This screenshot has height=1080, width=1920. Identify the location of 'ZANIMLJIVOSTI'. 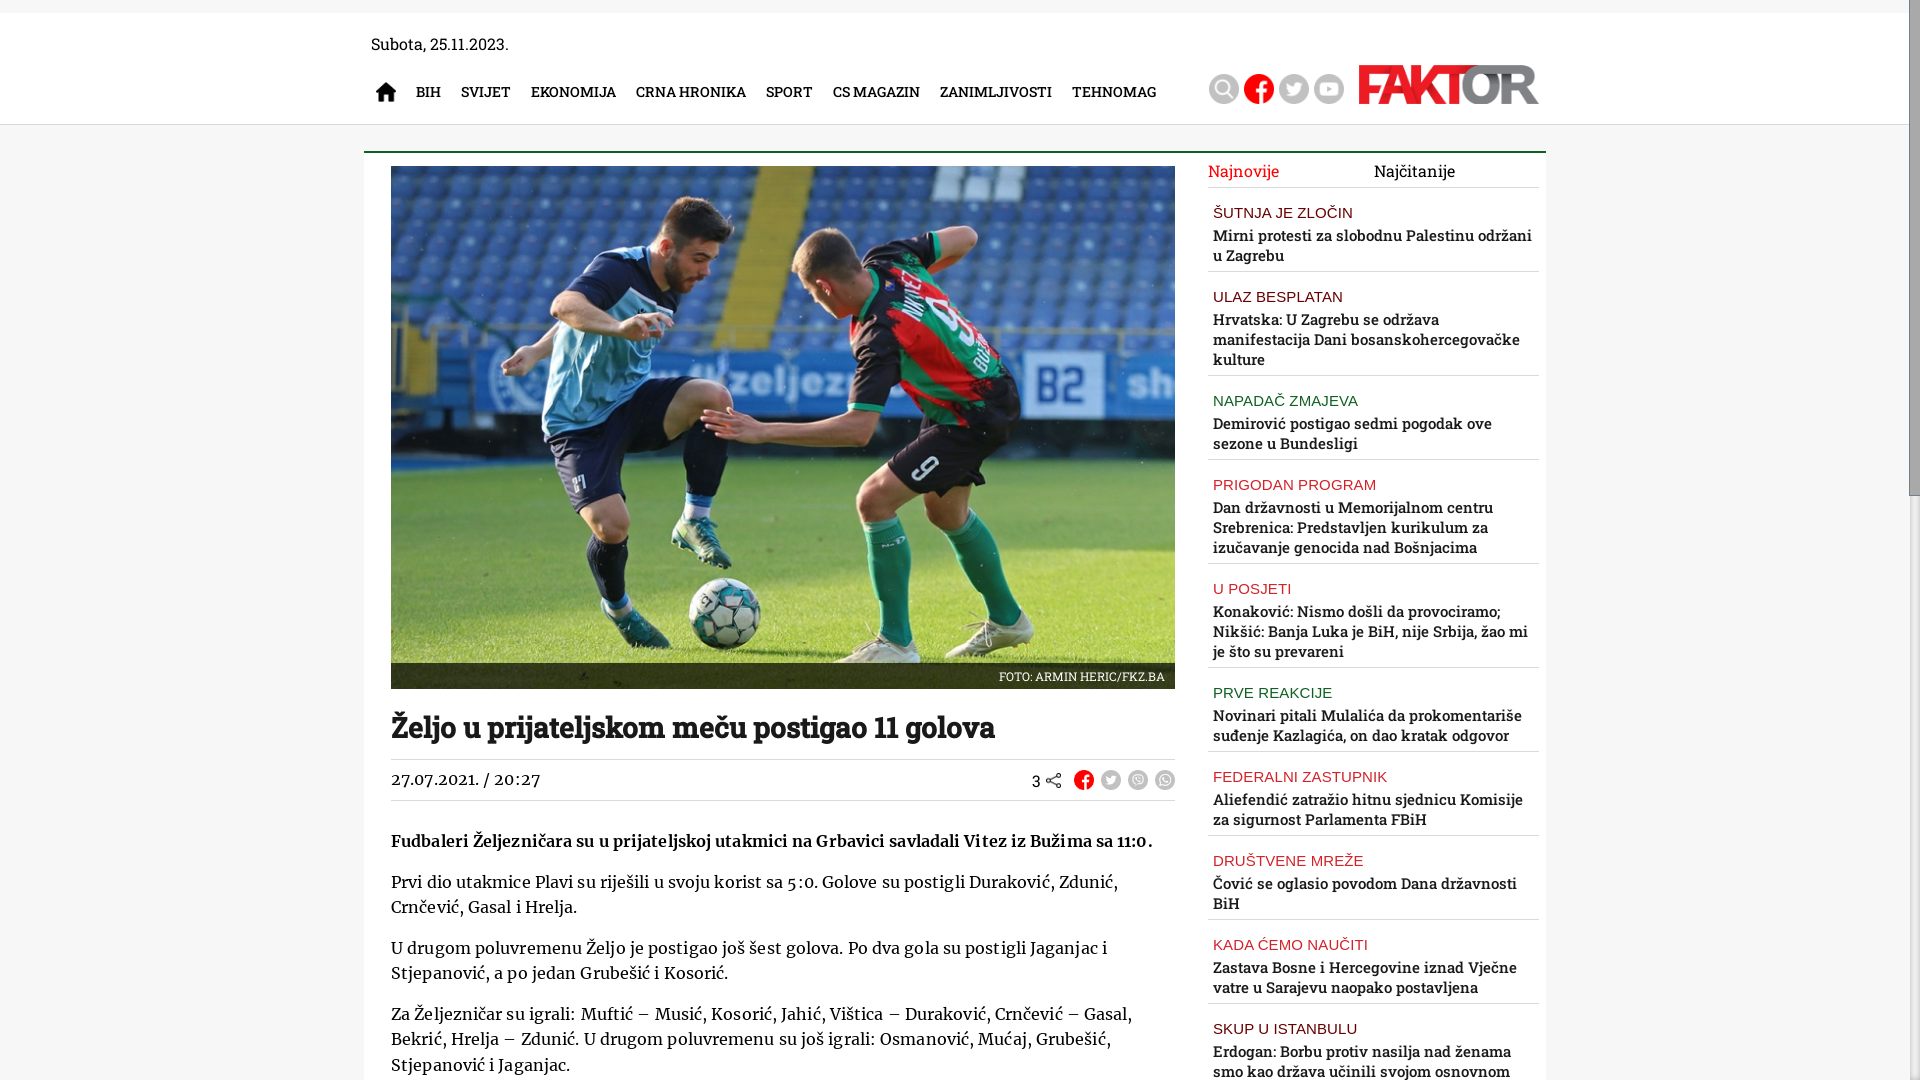
(1001, 91).